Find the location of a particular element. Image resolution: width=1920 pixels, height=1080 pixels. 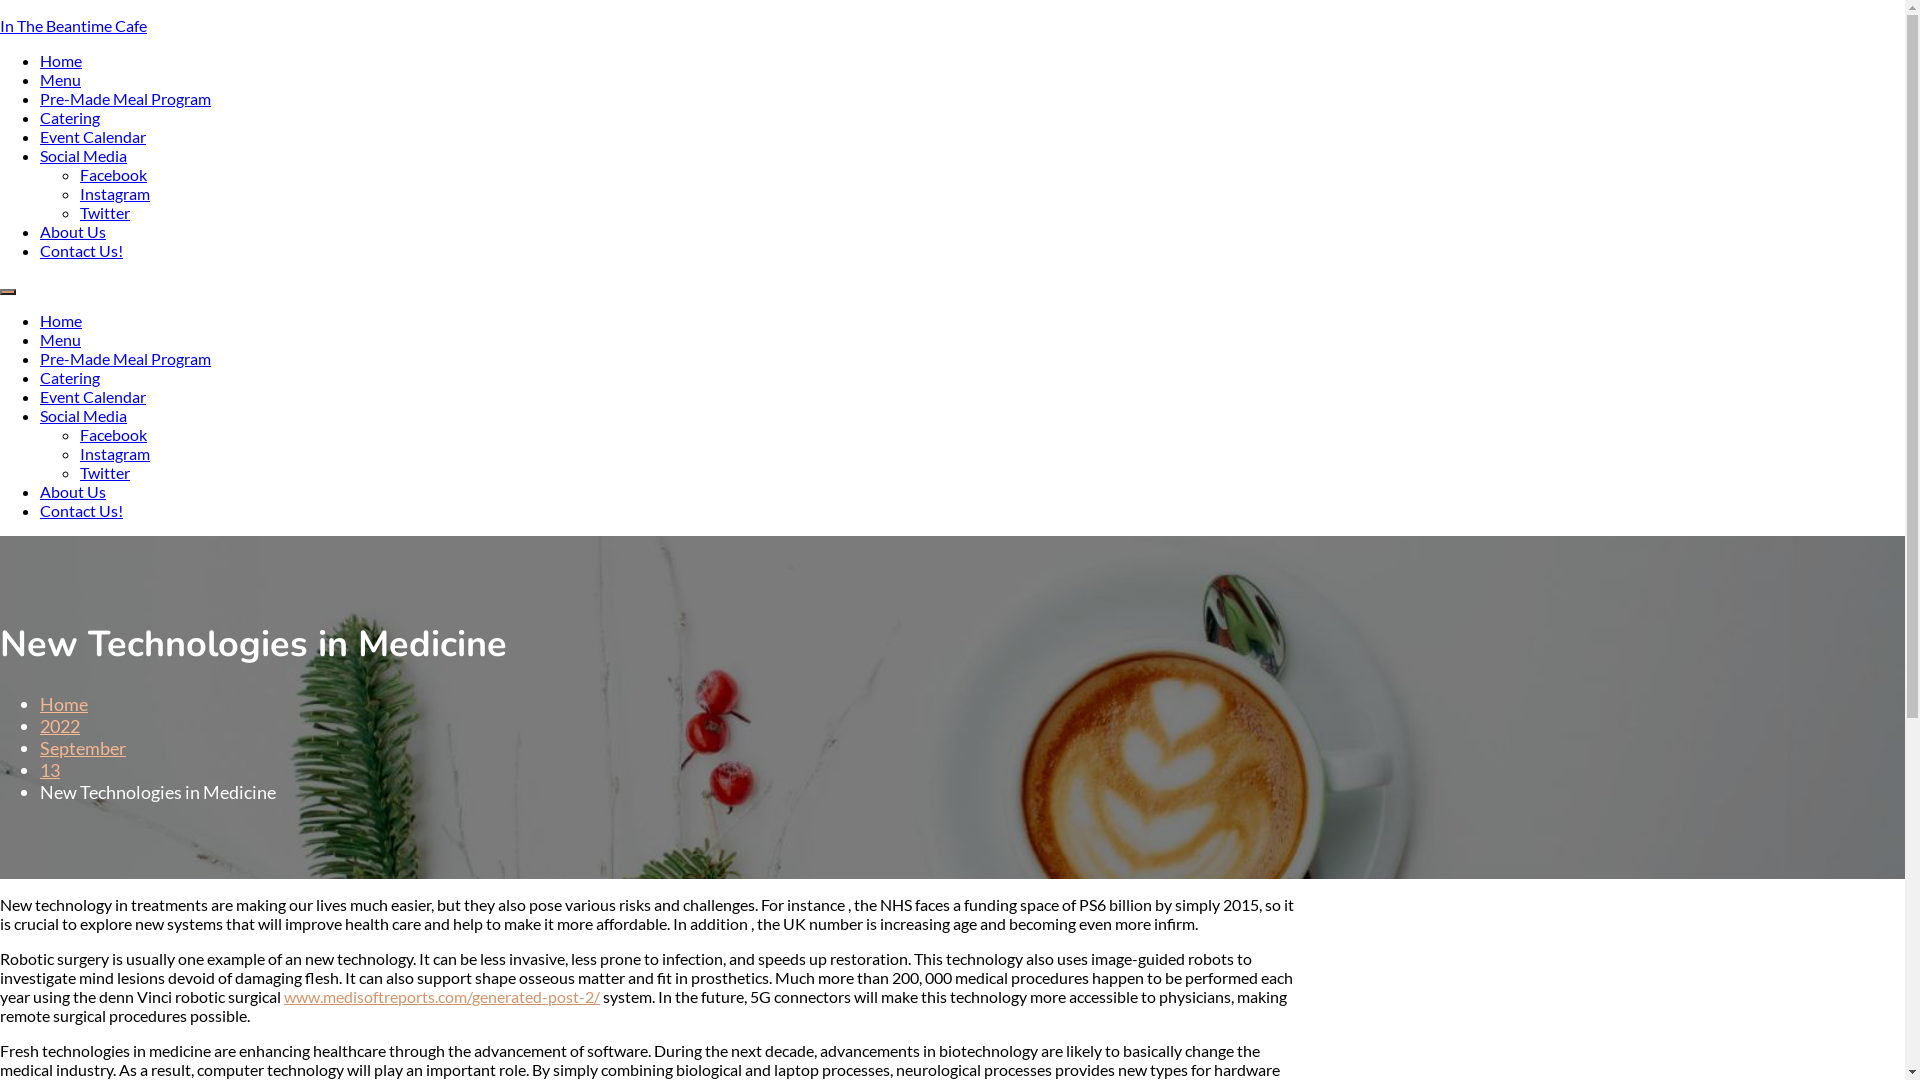

'Pre-Made Meal Program' is located at coordinates (124, 98).